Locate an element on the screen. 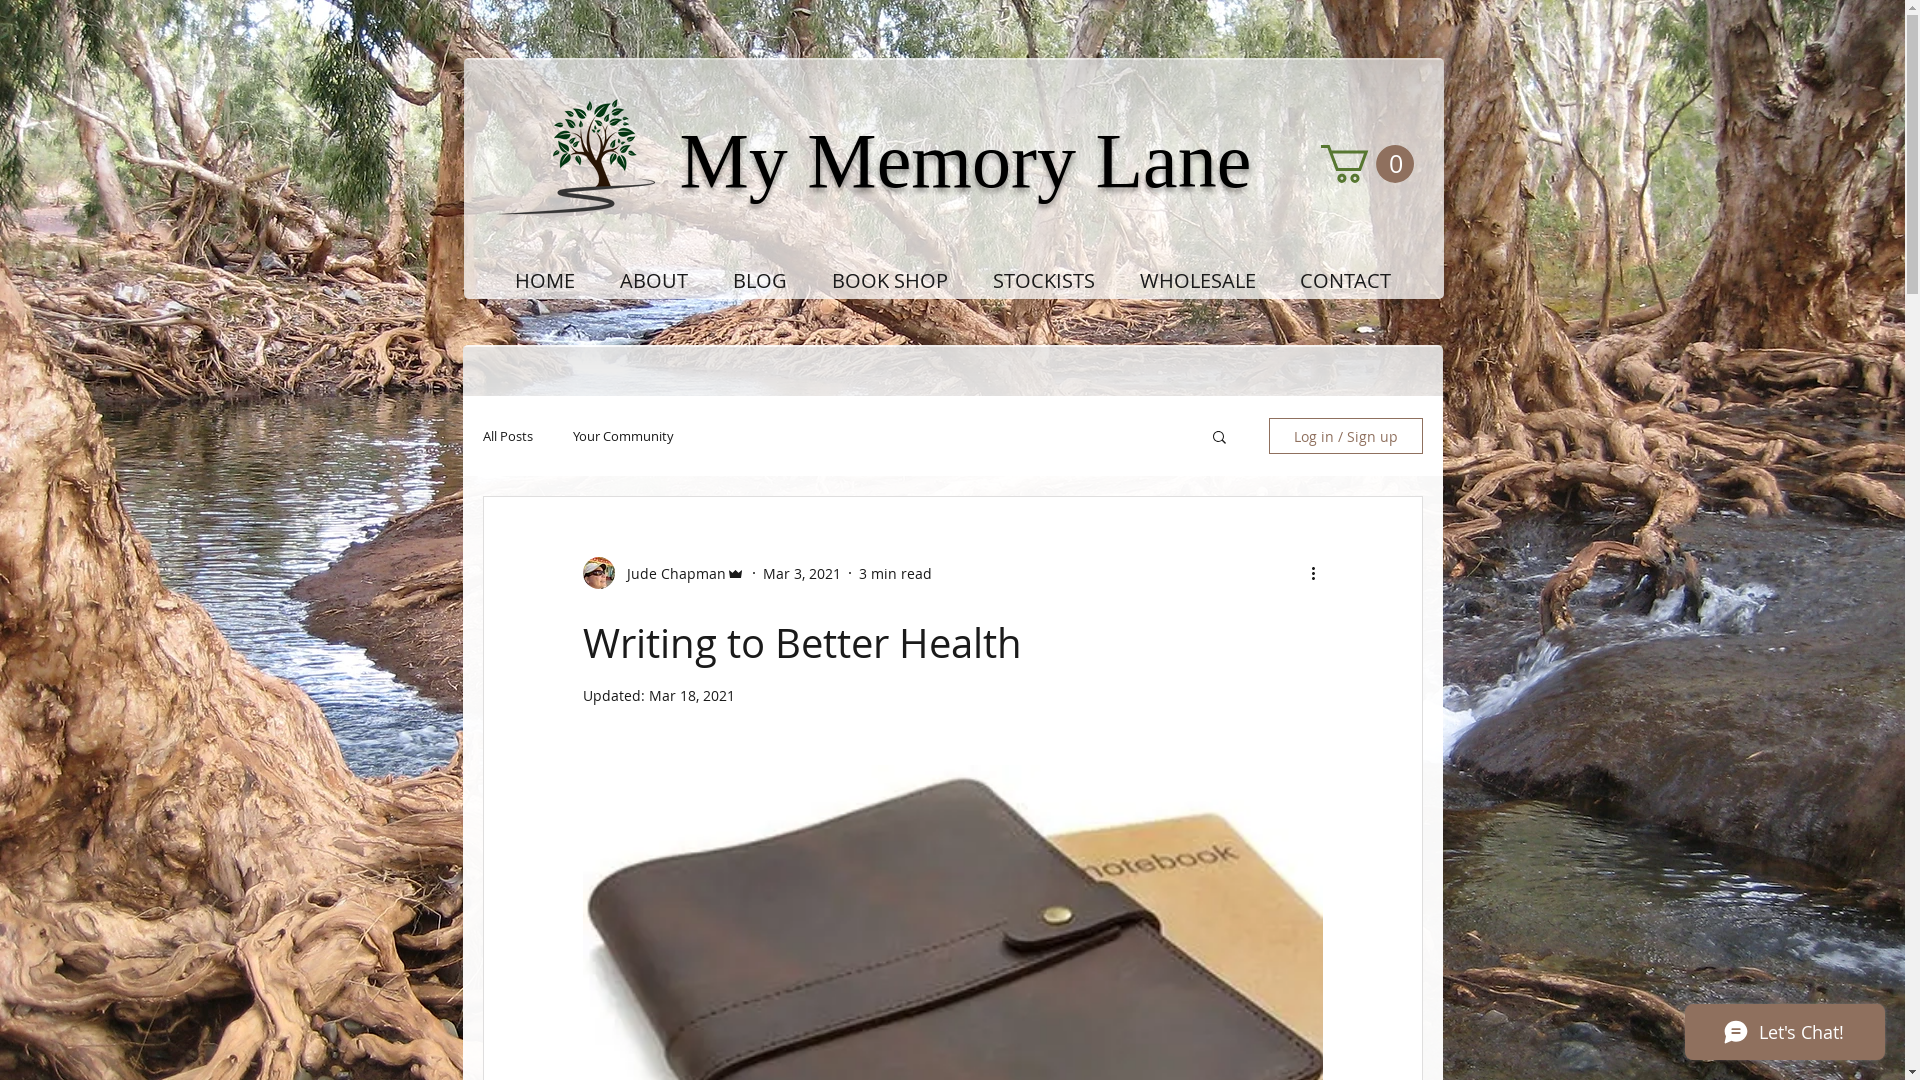 This screenshot has width=1920, height=1080. 'HOME' is located at coordinates (544, 281).